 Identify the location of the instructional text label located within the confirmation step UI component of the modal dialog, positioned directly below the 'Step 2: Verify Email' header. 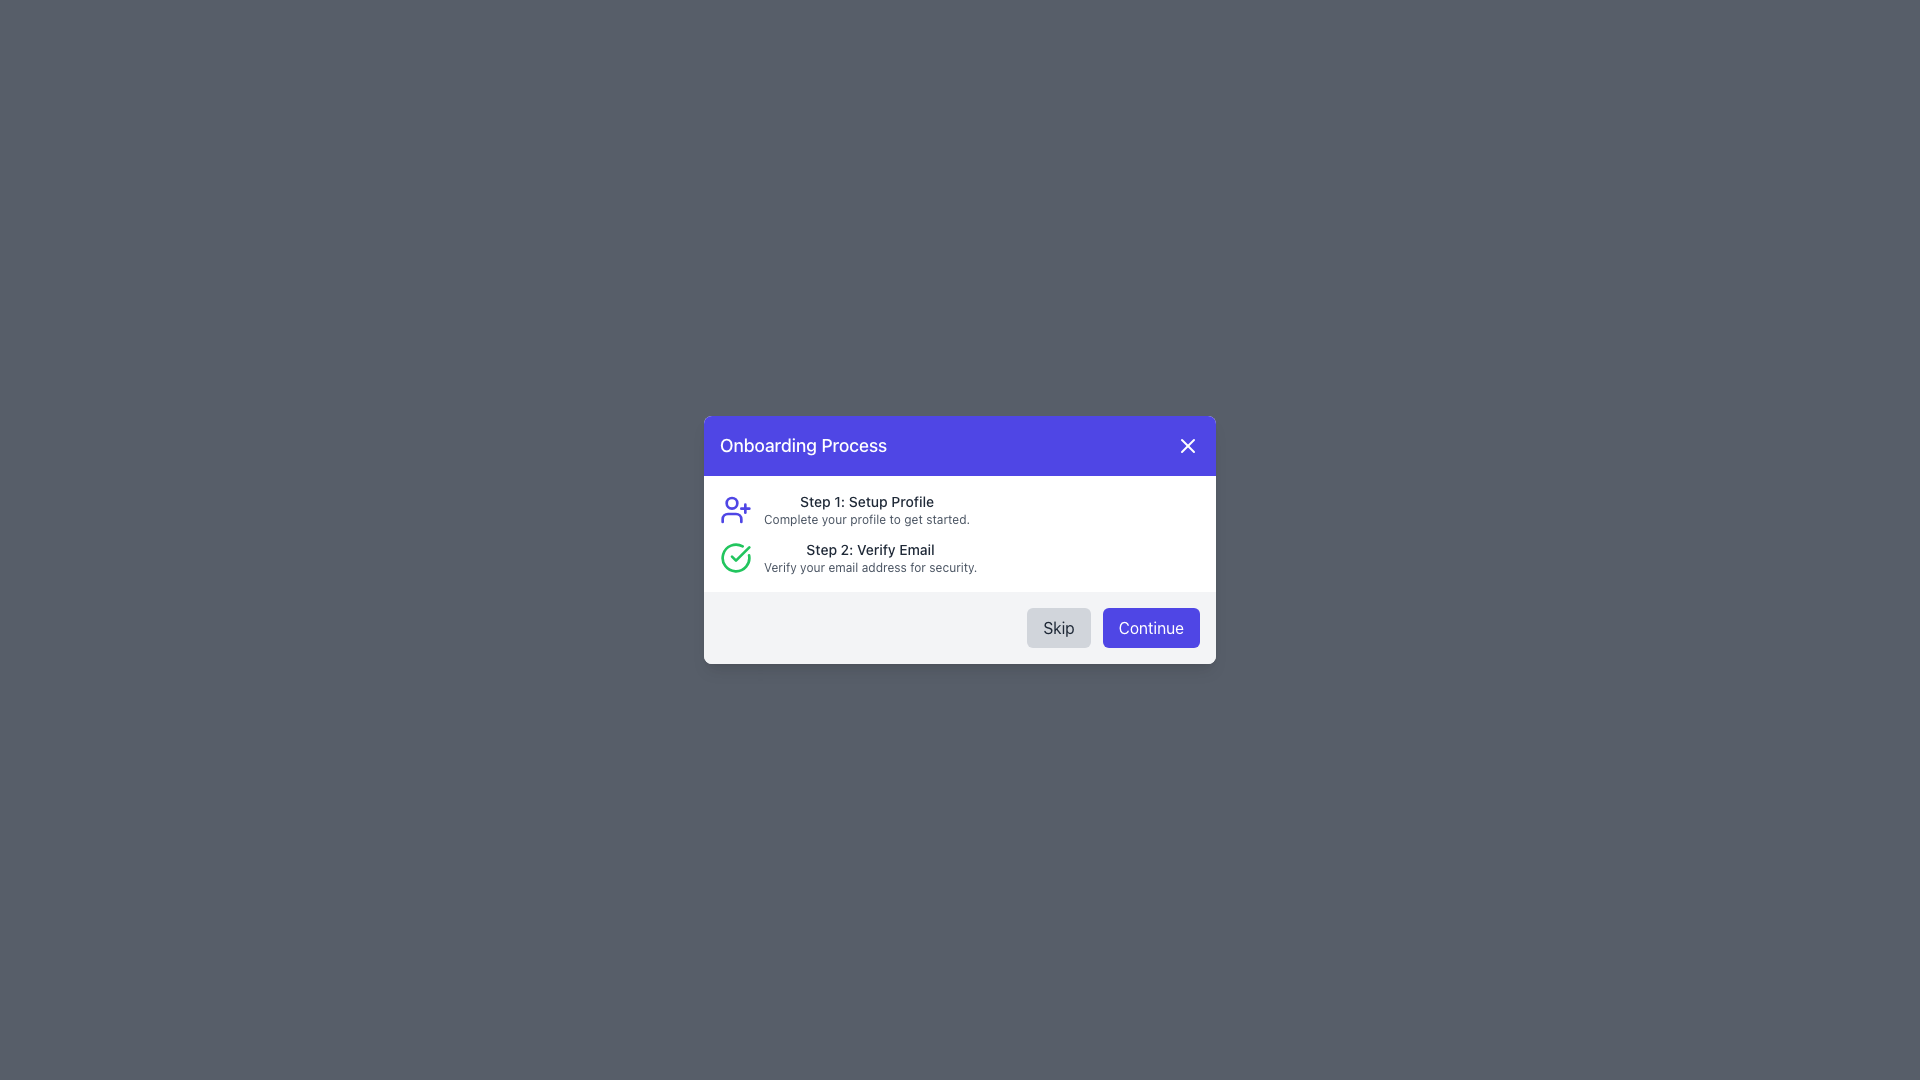
(870, 567).